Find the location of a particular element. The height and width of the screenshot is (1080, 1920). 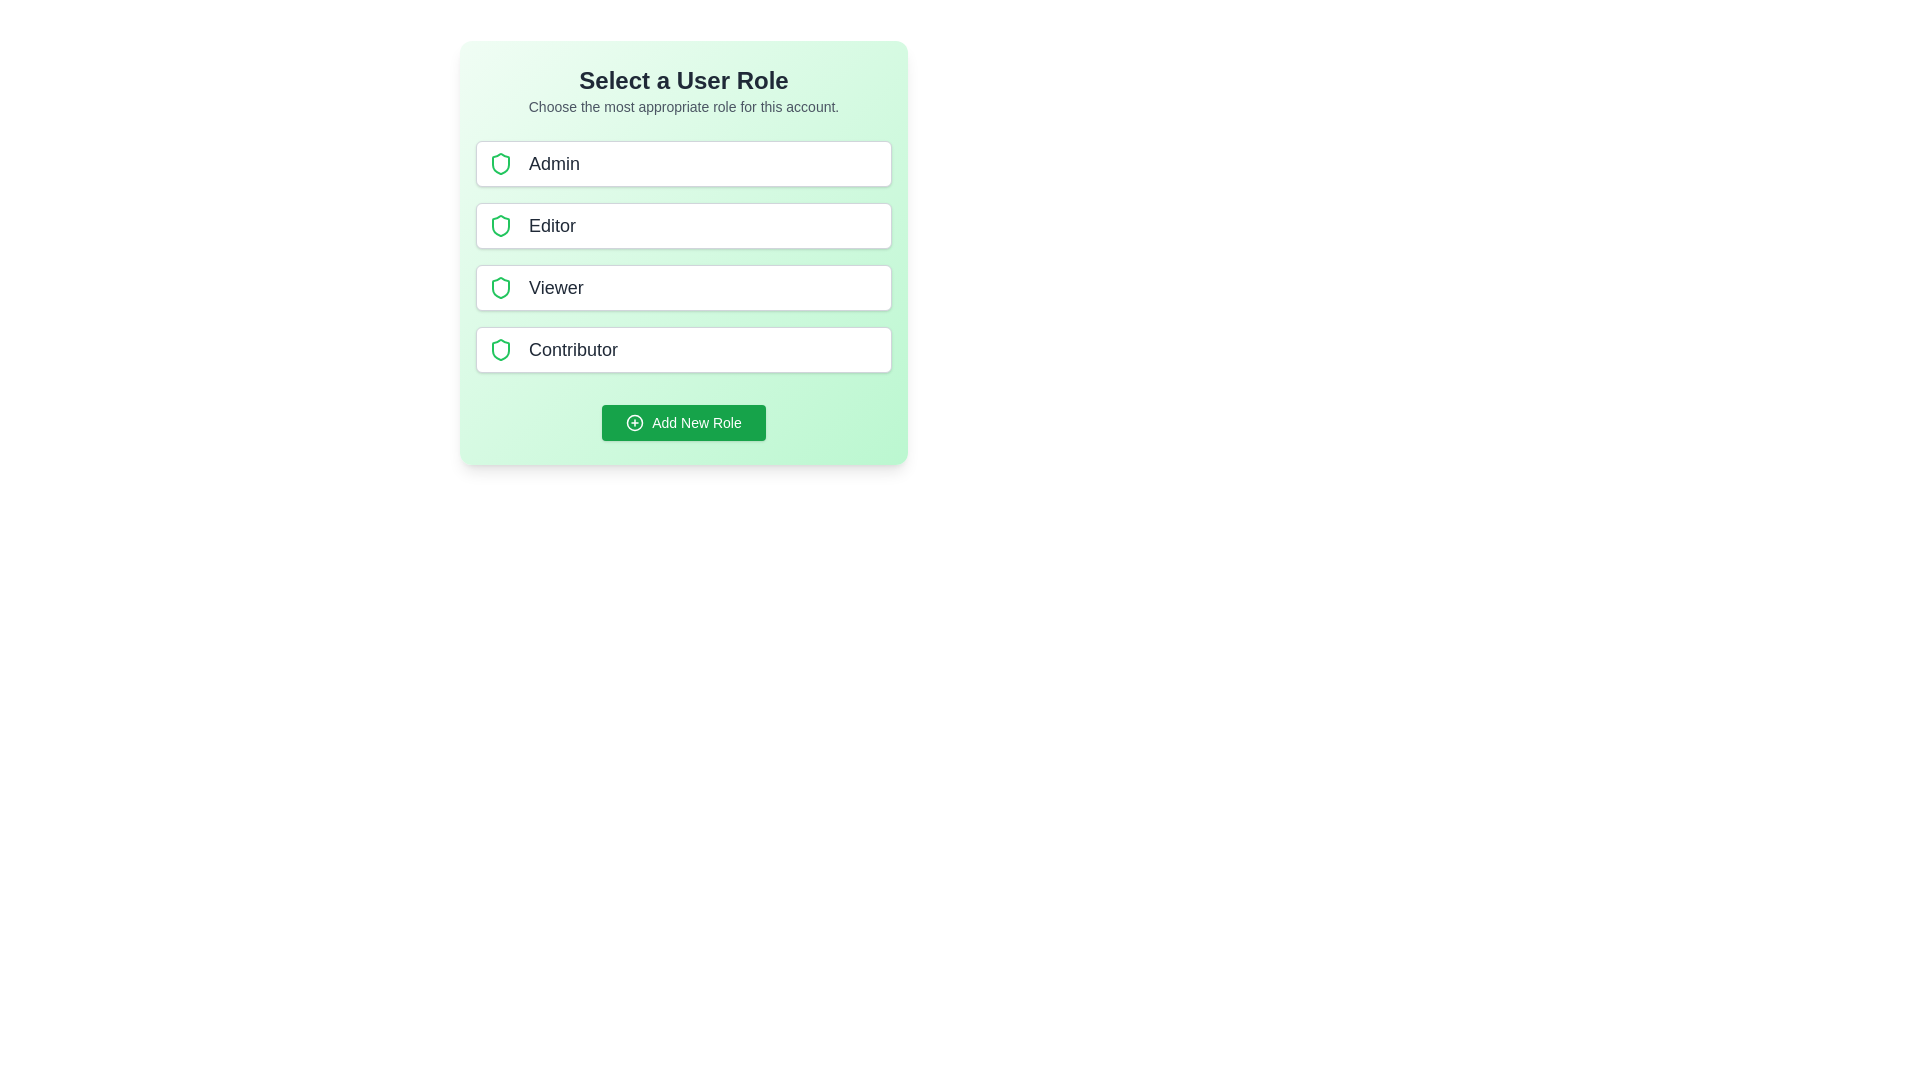

the role Admin to select it is located at coordinates (684, 163).